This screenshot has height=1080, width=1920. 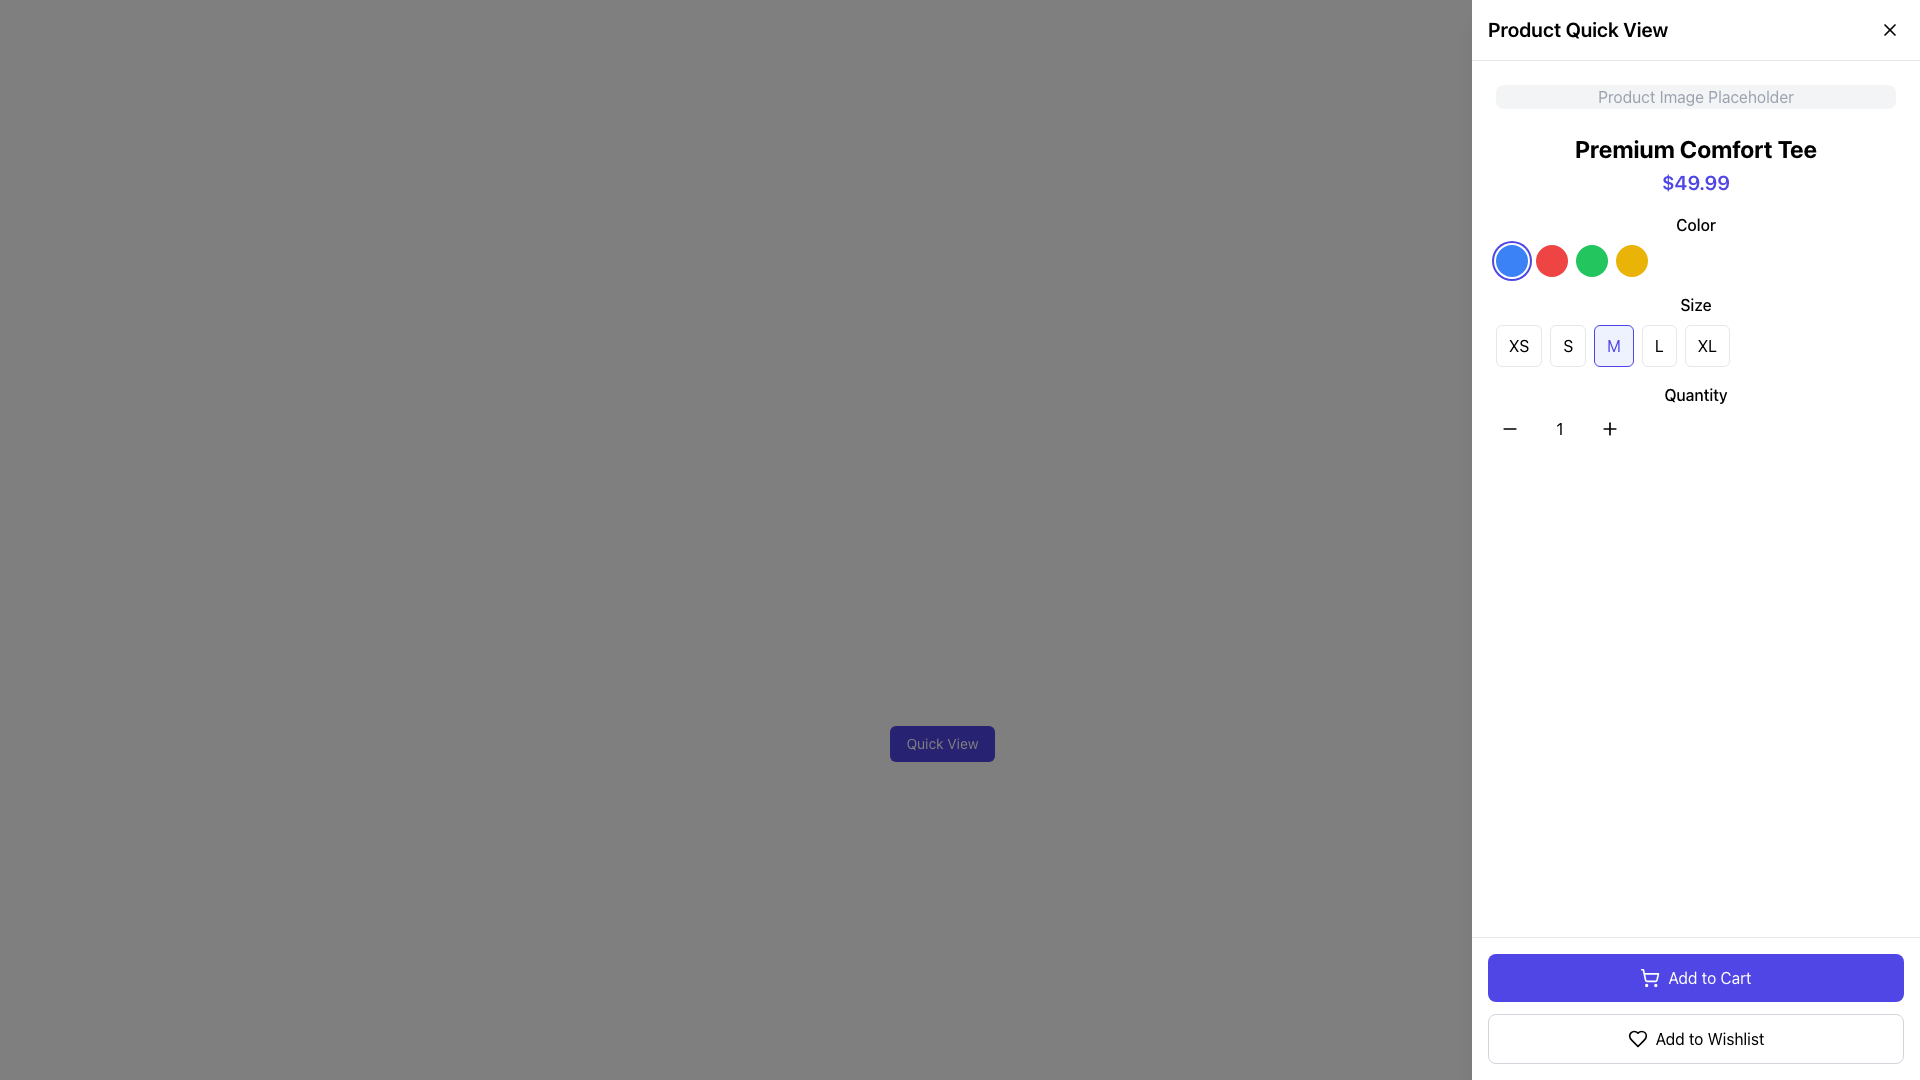 I want to click on the minus button located below the 'Quantity' label to decrease the quantity in the product quick view modal, so click(x=1510, y=427).